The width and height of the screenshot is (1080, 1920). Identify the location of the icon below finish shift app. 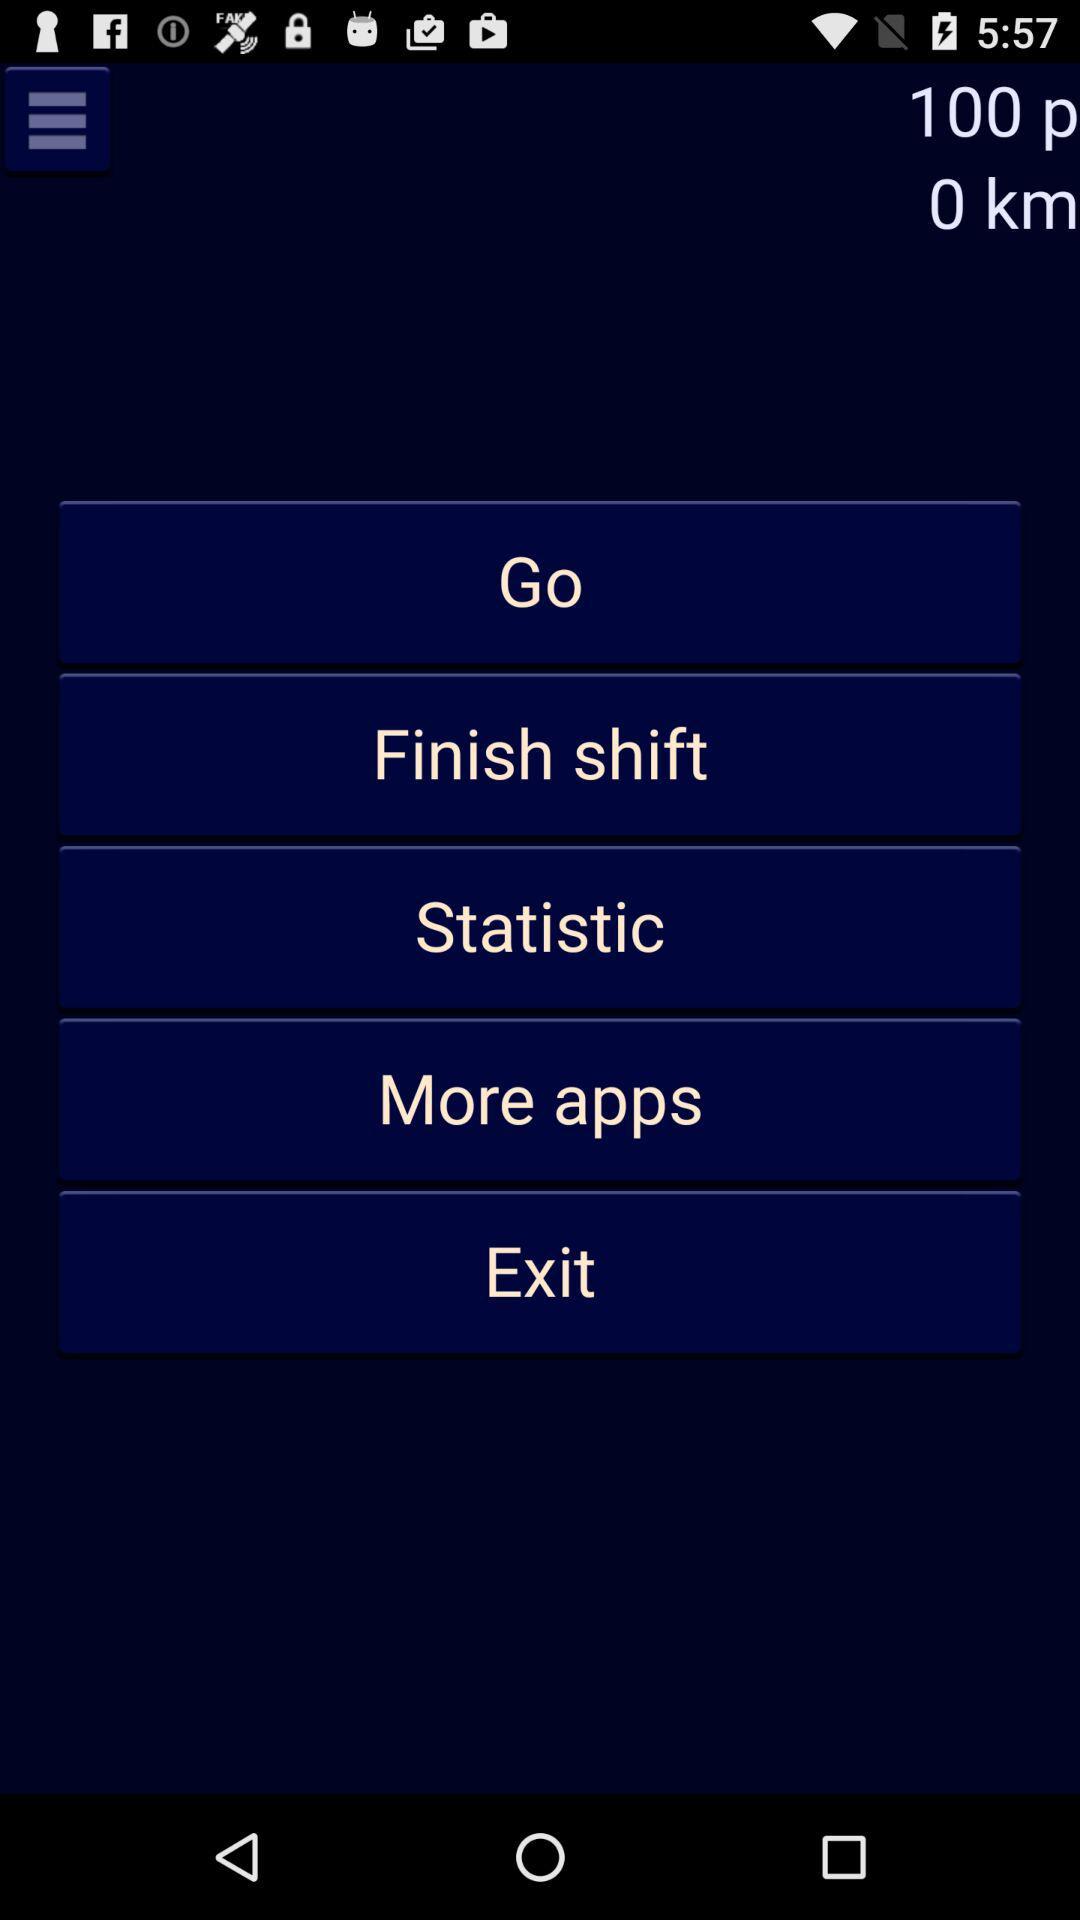
(540, 927).